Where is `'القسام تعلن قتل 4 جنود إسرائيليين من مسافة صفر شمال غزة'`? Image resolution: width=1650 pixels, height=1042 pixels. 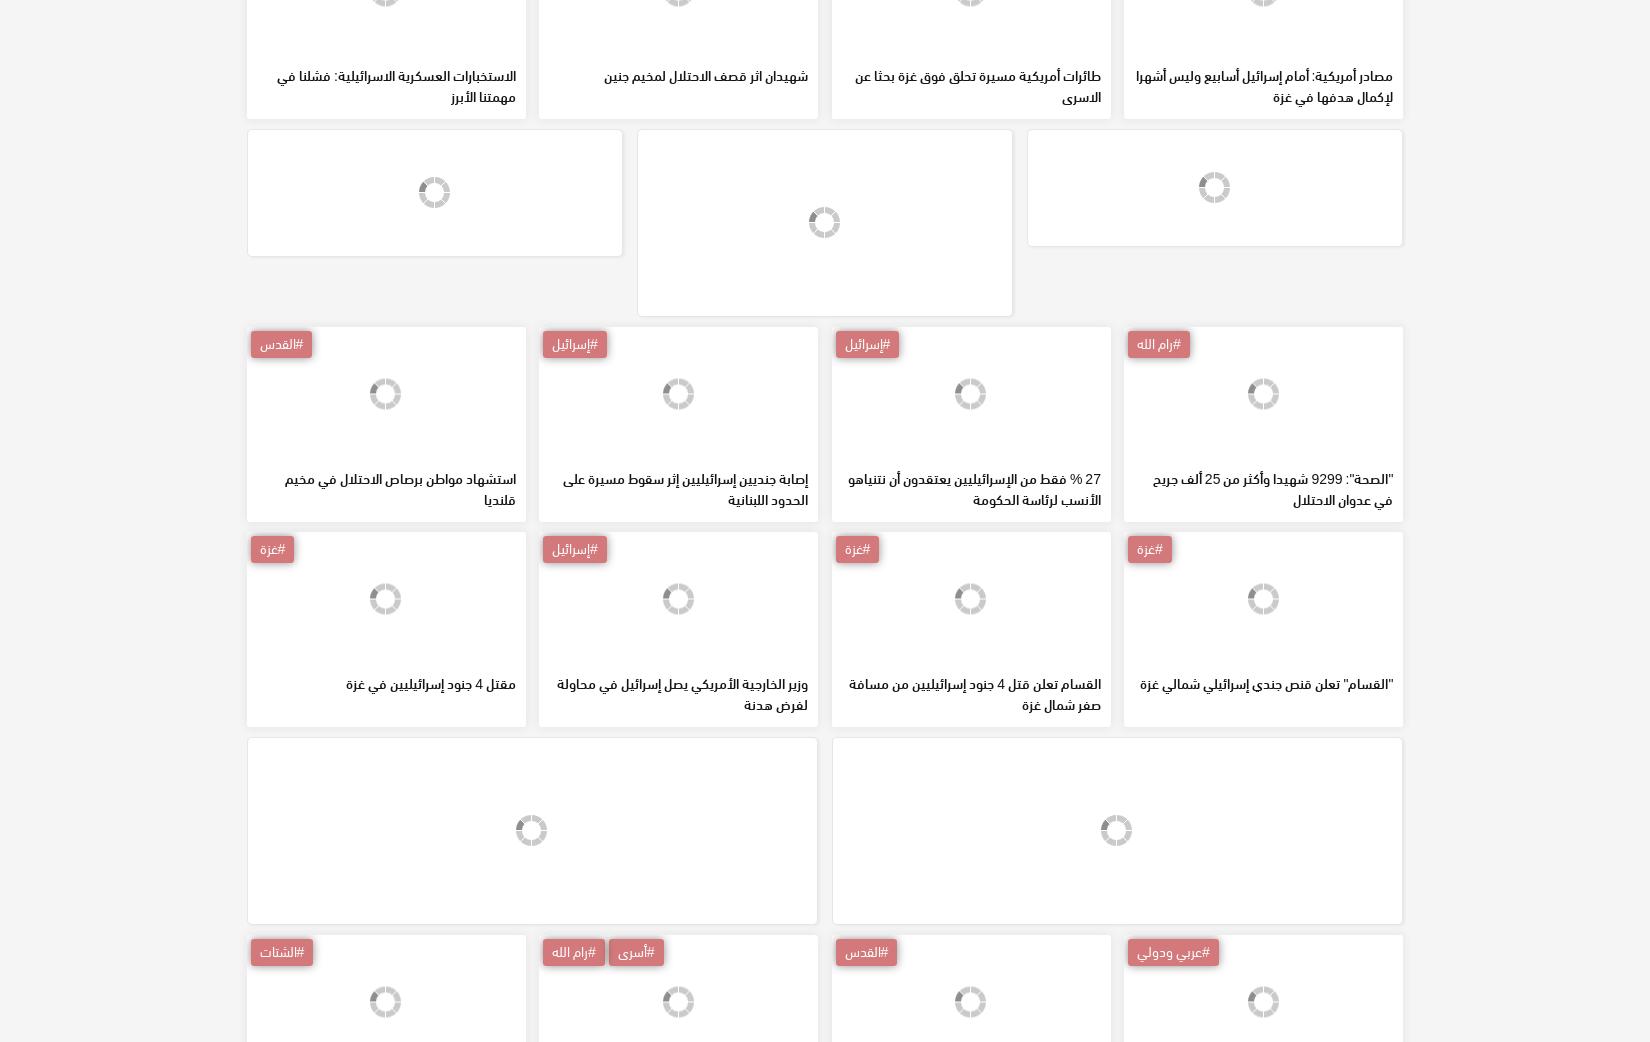
'القسام تعلن قتل 4 جنود إسرائيليين من مسافة صفر شمال غزة' is located at coordinates (974, 837).